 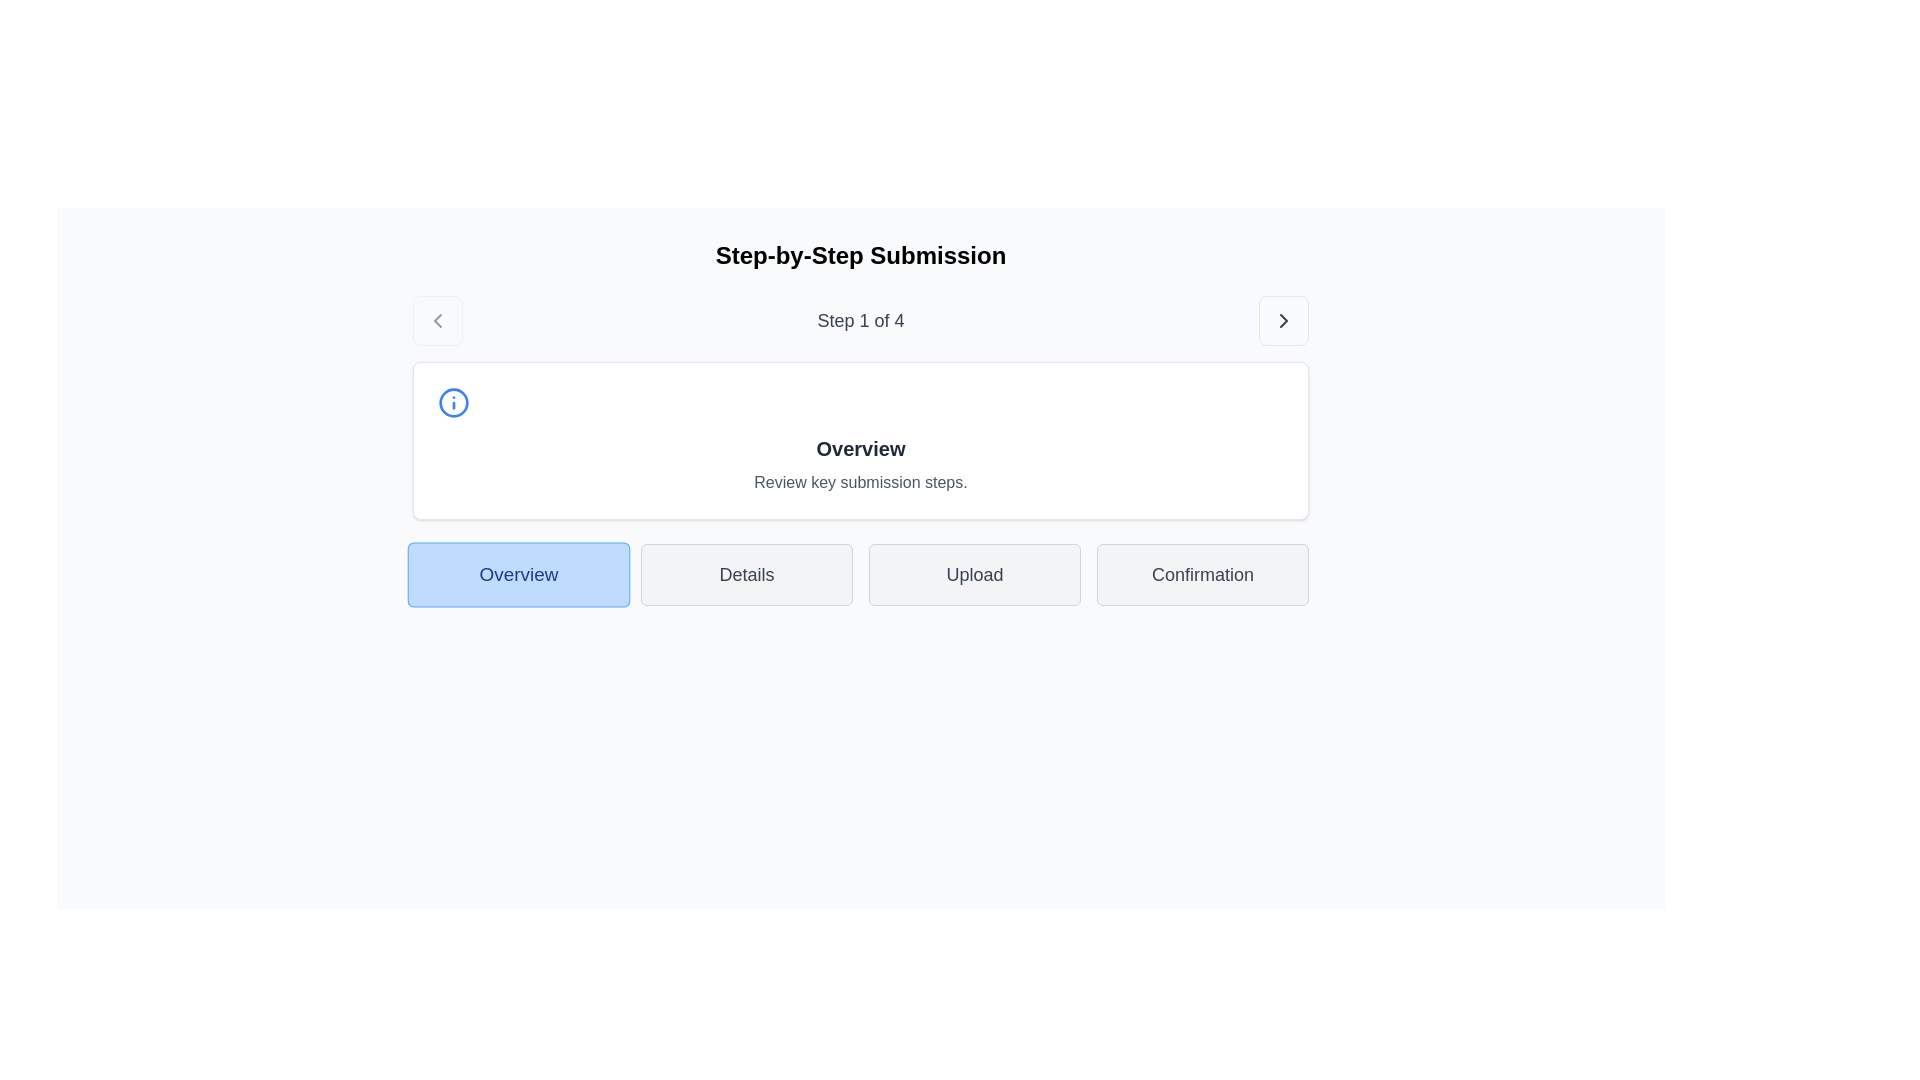 What do you see at coordinates (518, 574) in the screenshot?
I see `the 'Overview' text label inside the blue button located at the bottom center of the interface` at bounding box center [518, 574].